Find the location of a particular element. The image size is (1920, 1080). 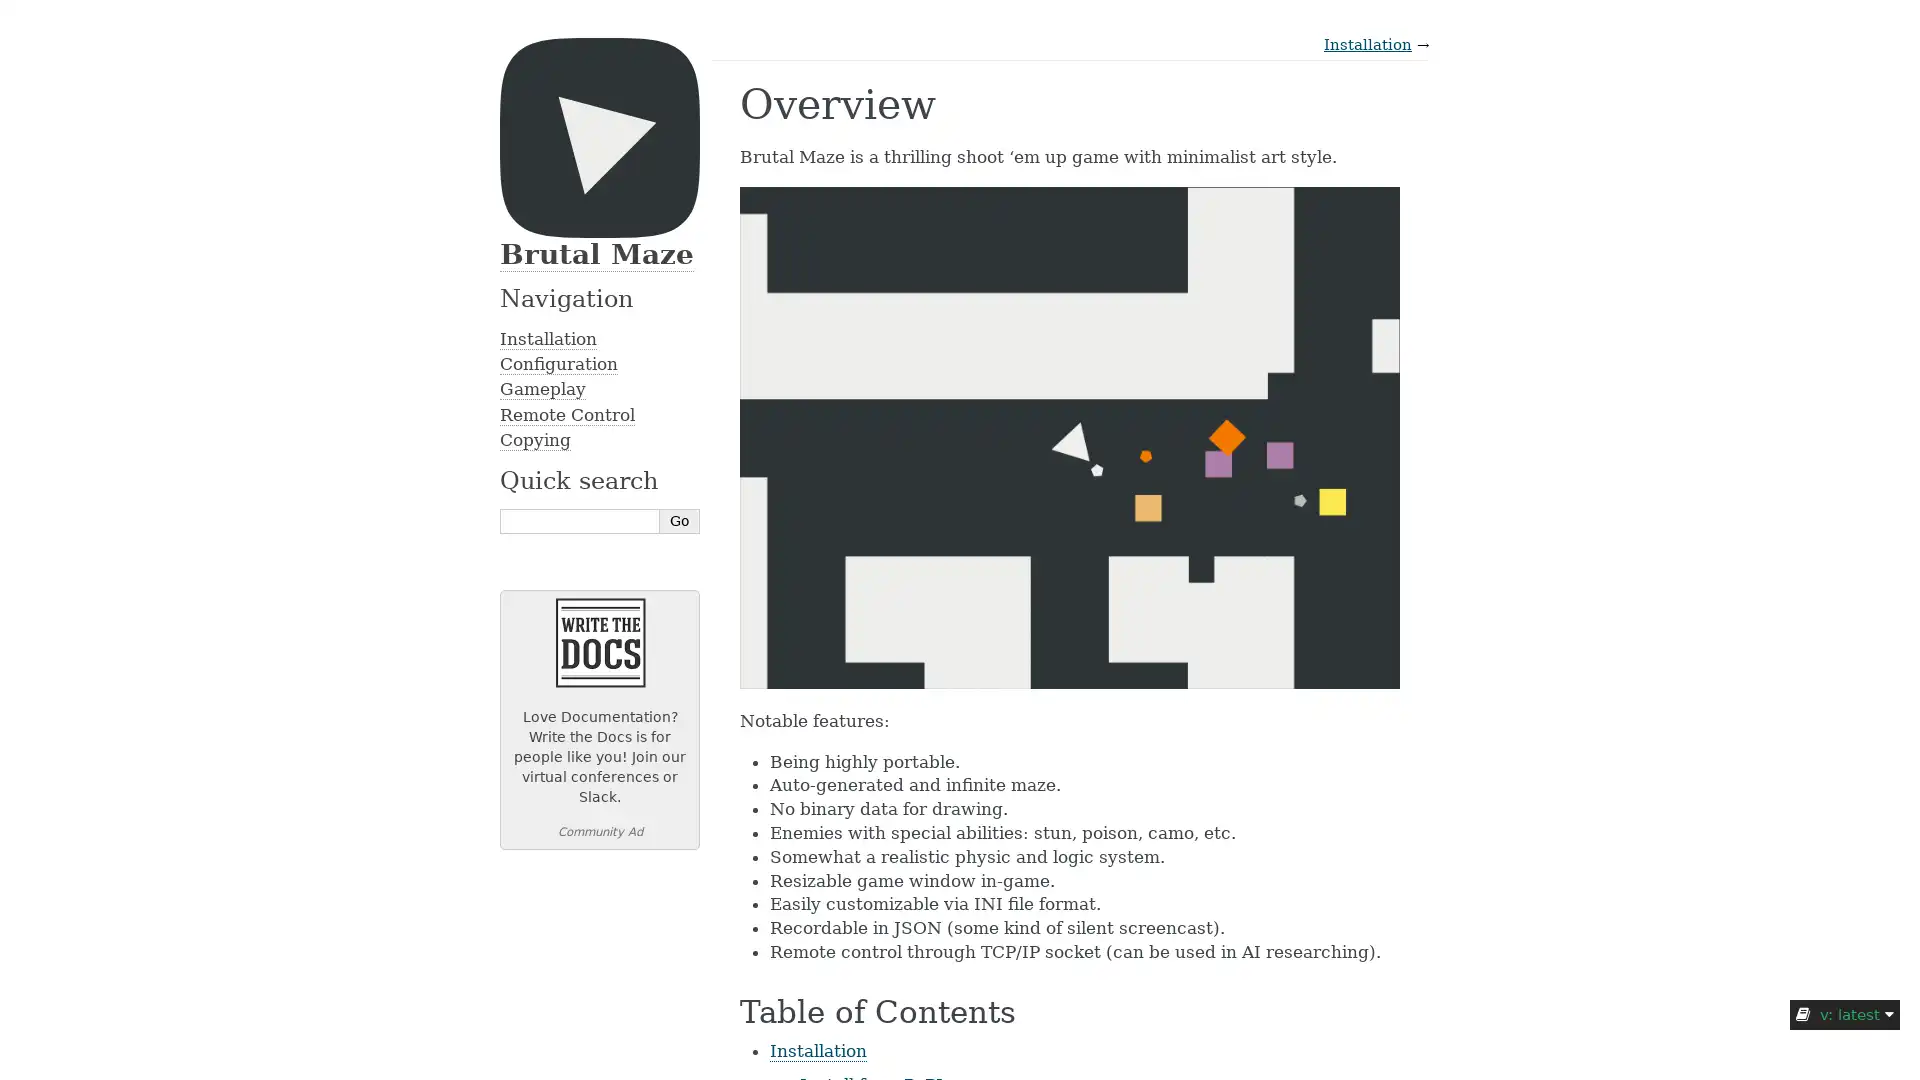

Go is located at coordinates (680, 519).